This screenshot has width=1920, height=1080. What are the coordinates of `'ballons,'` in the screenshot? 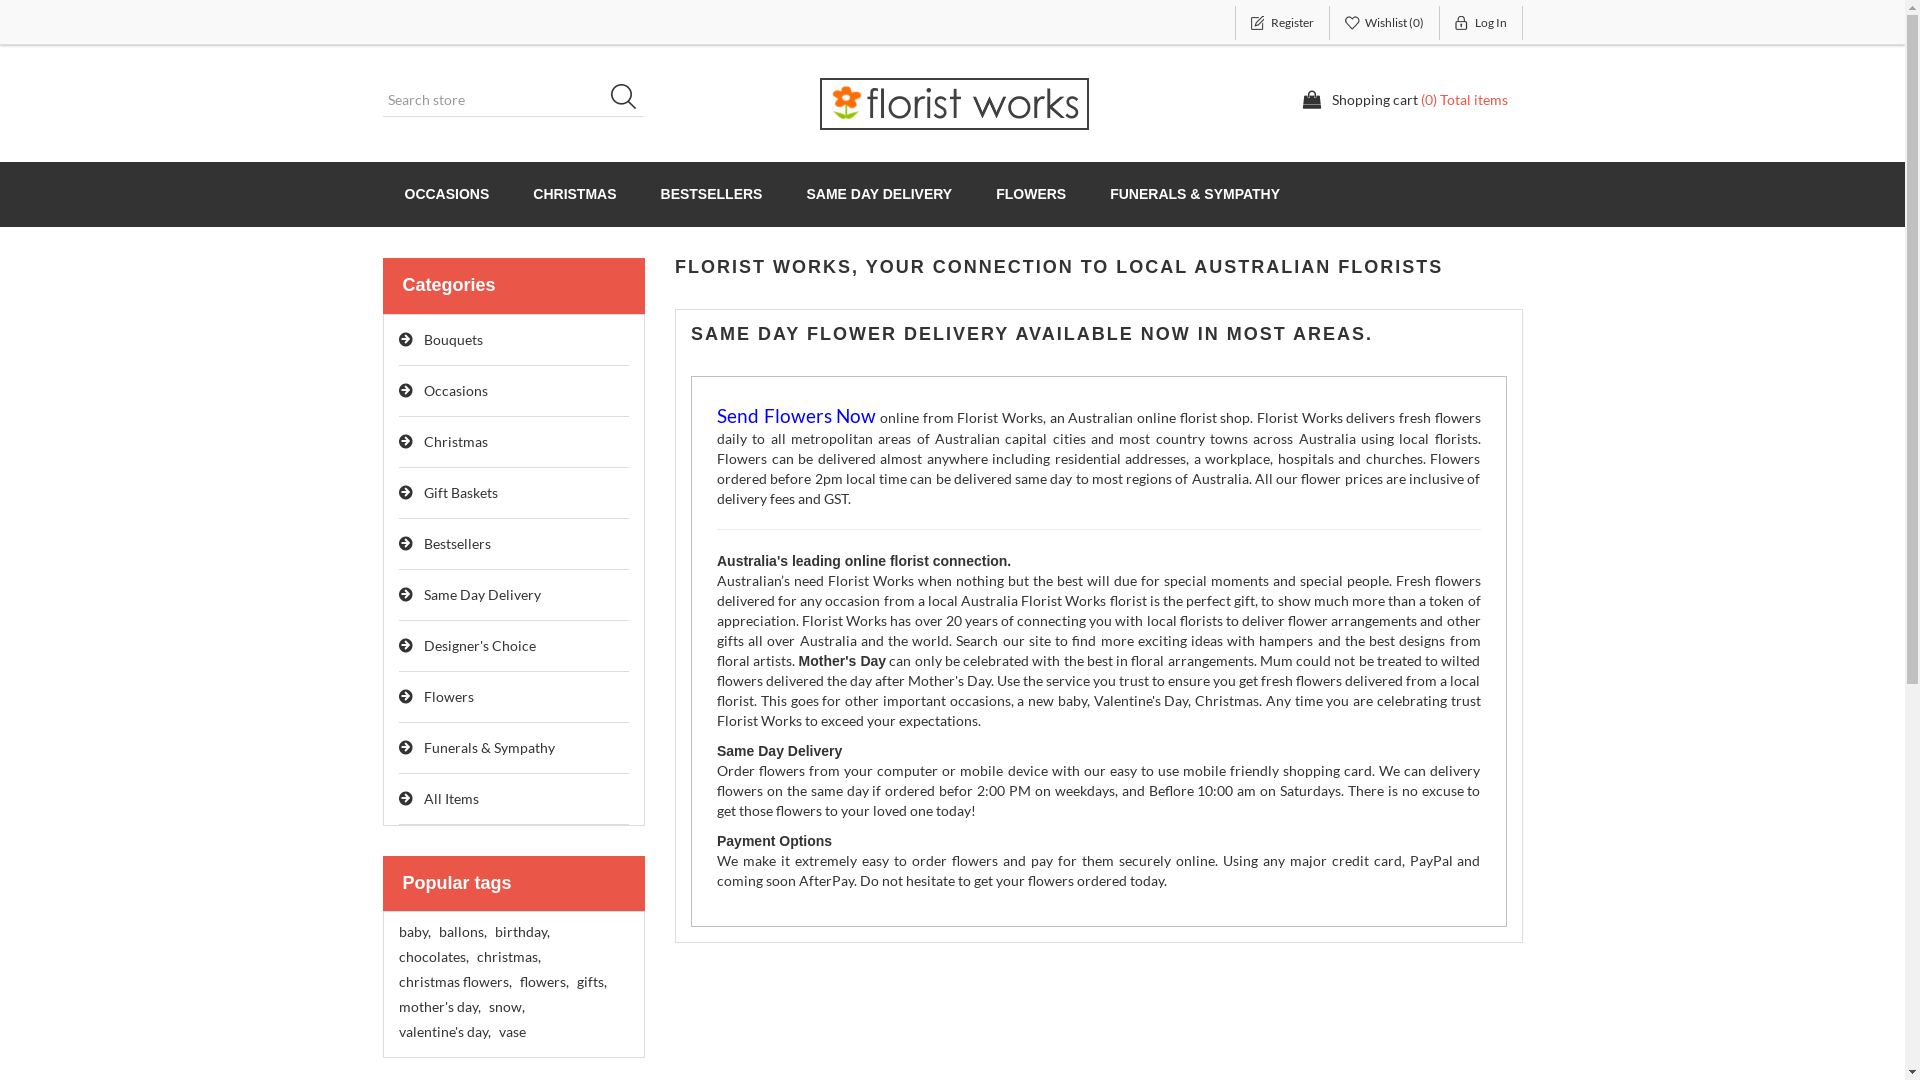 It's located at (460, 932).